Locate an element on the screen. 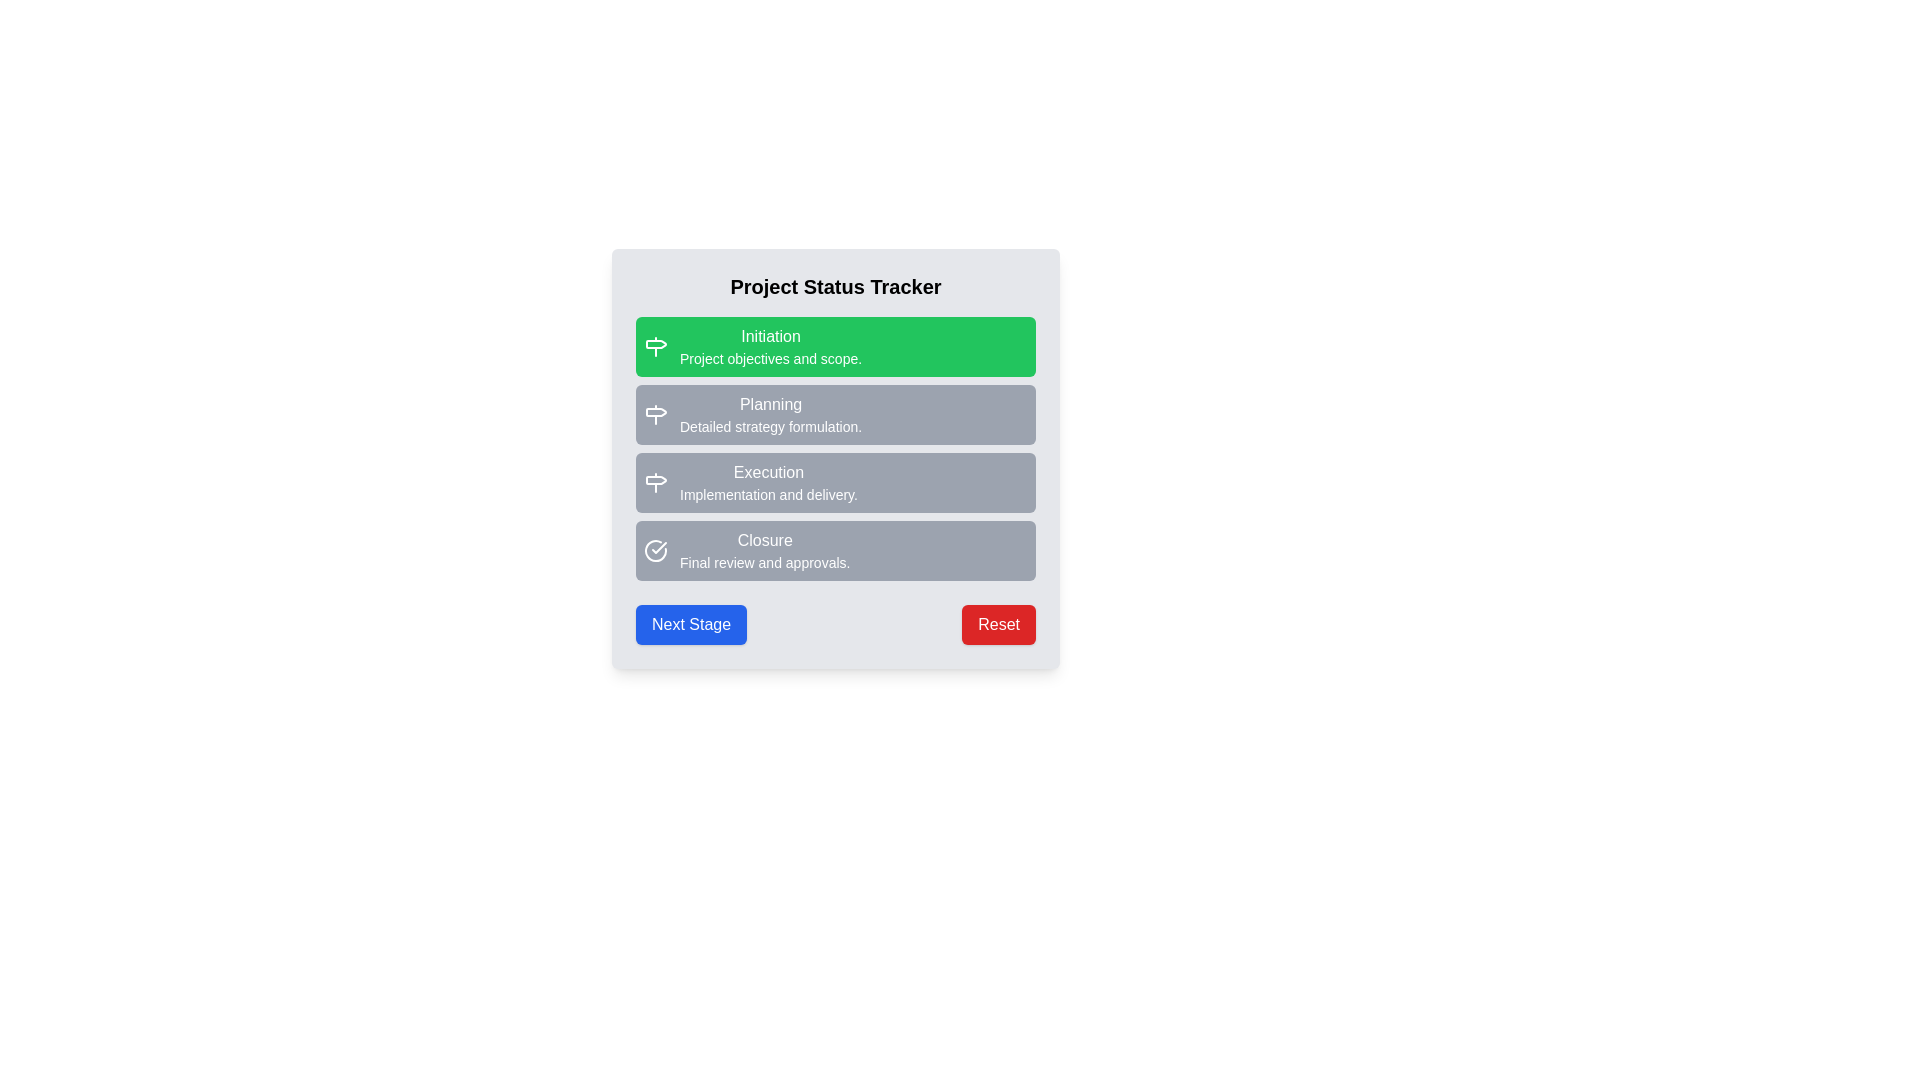 The width and height of the screenshot is (1920, 1080). the 'Planning' stage text display is located at coordinates (770, 414).